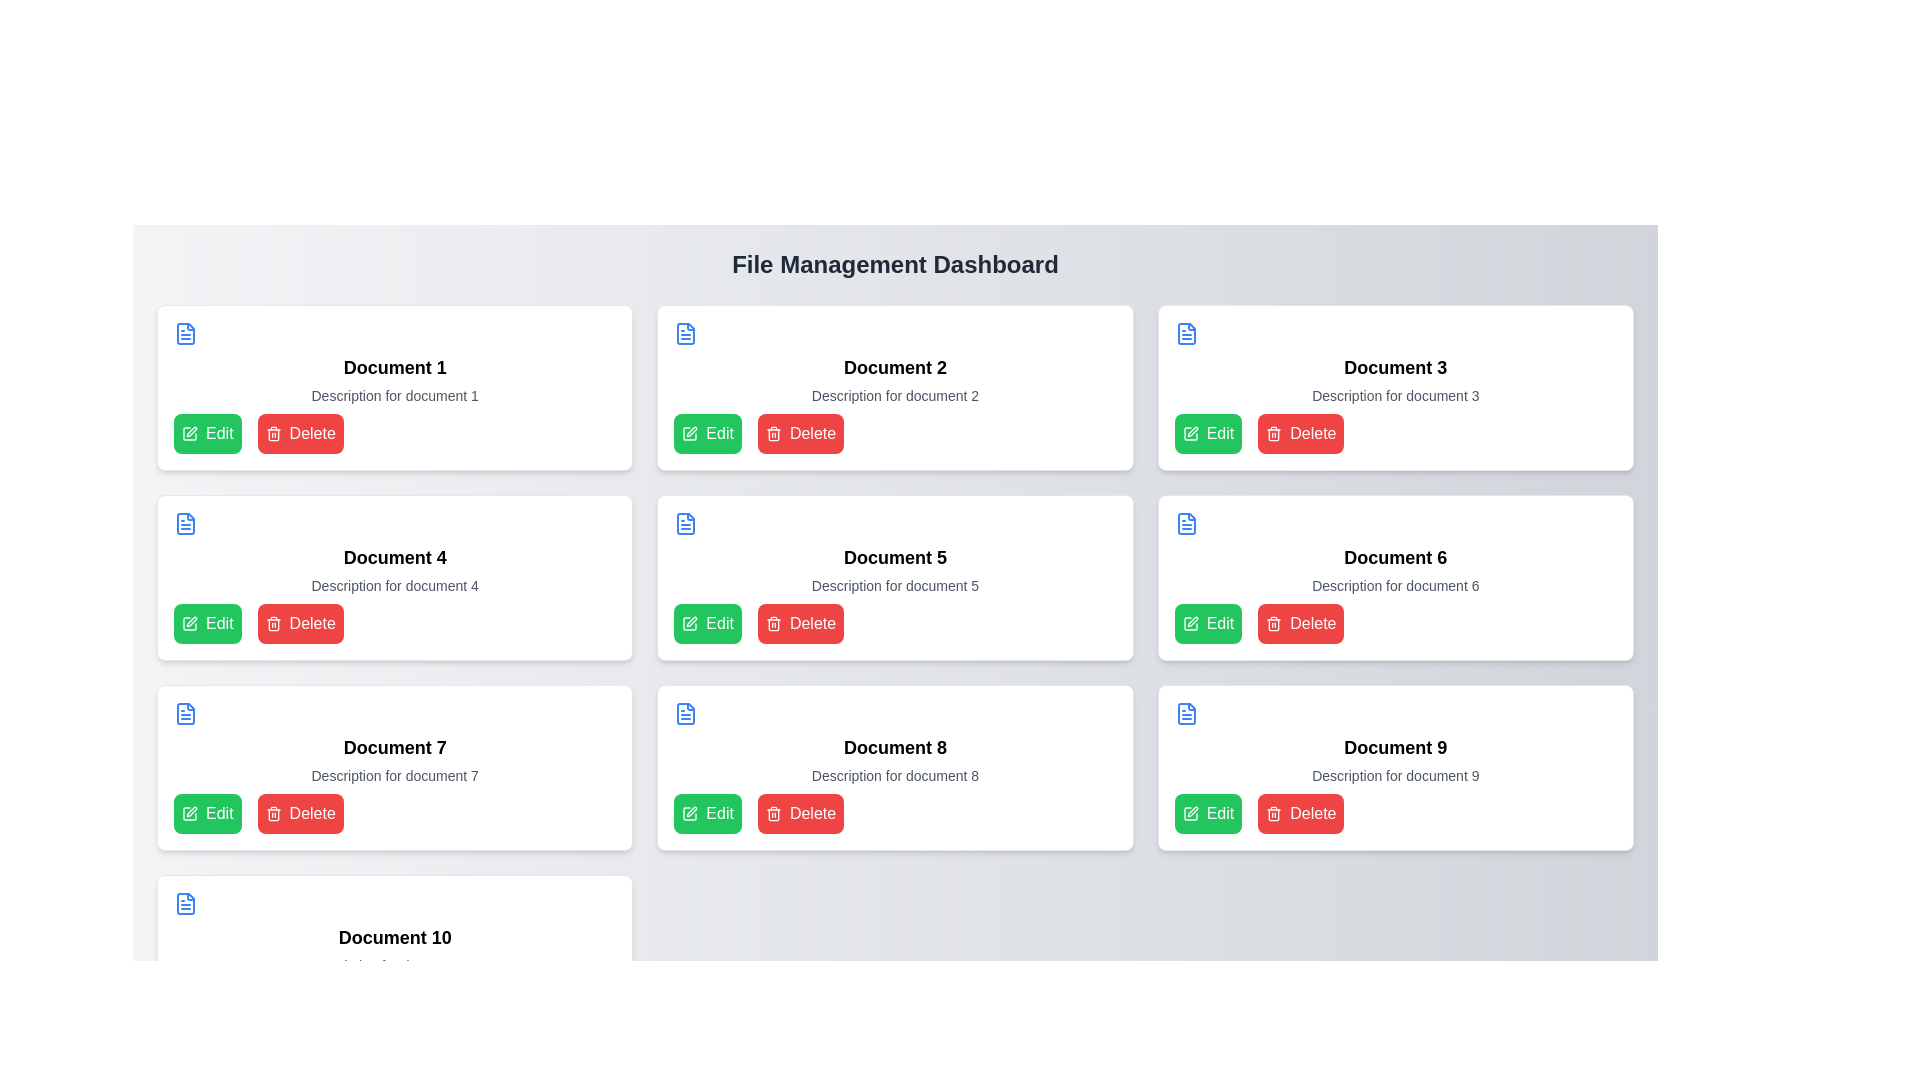 Image resolution: width=1920 pixels, height=1080 pixels. I want to click on the static text label displaying 'Description for document 2', which is styled in a smaller gray font and located below the title 'Document 2' and above the 'Edit' and 'Delete' buttons, so click(894, 396).